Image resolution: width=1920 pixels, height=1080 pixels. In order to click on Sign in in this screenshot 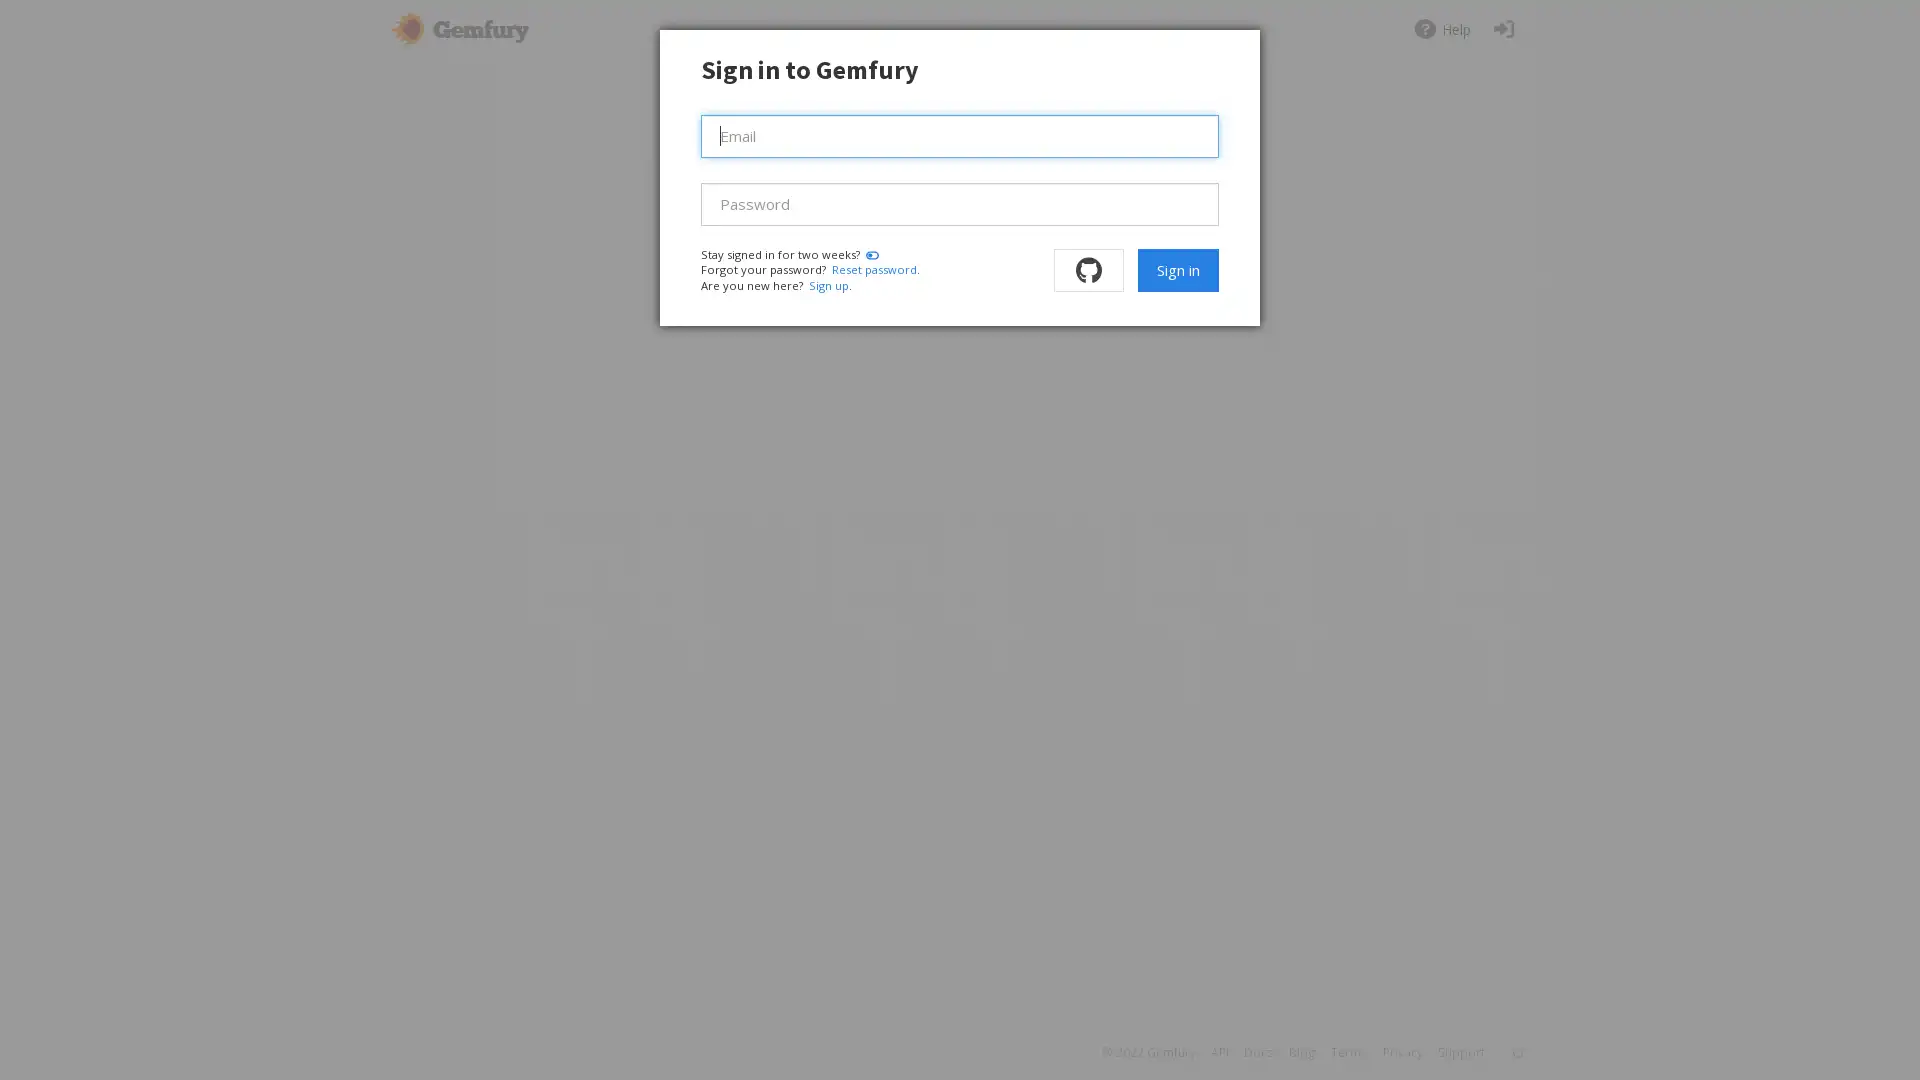, I will do `click(1177, 270)`.